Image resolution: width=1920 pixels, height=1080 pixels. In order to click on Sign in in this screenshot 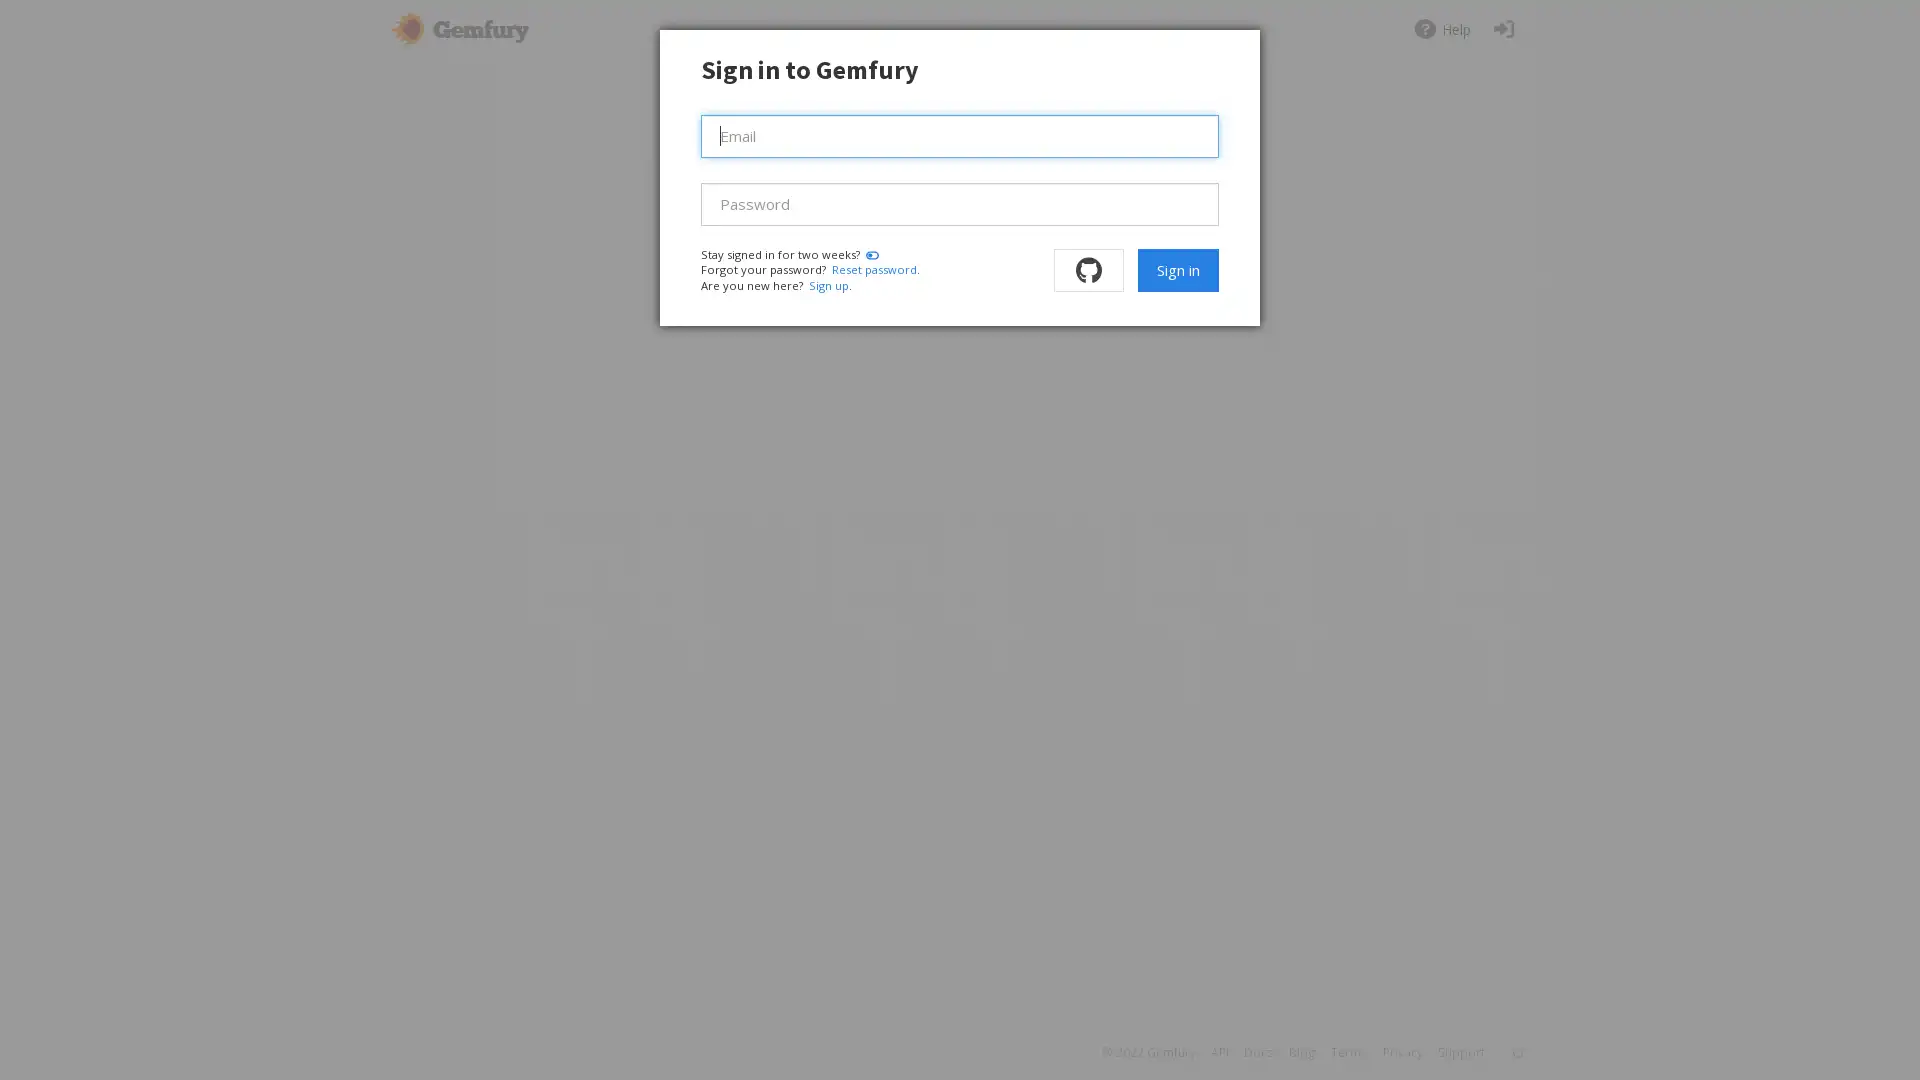, I will do `click(1177, 270)`.